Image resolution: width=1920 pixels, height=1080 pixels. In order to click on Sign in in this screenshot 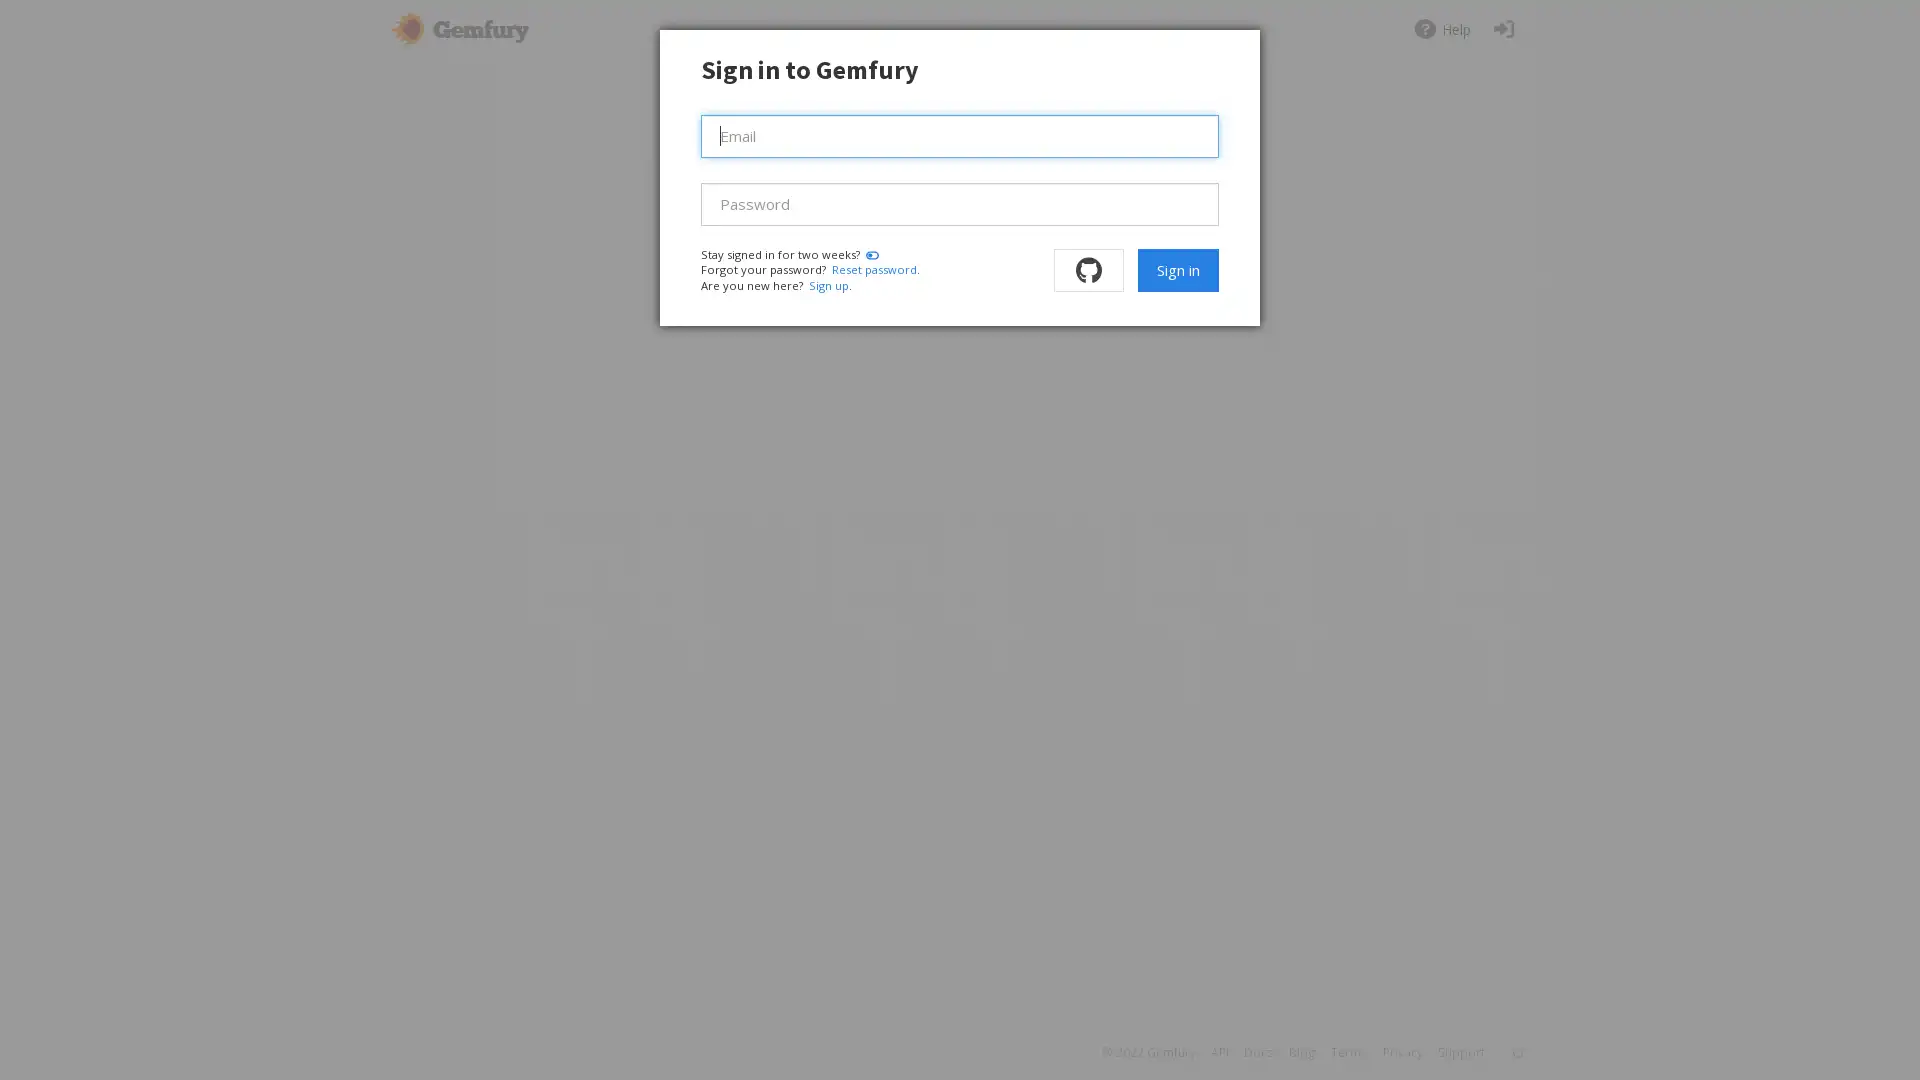, I will do `click(1177, 270)`.